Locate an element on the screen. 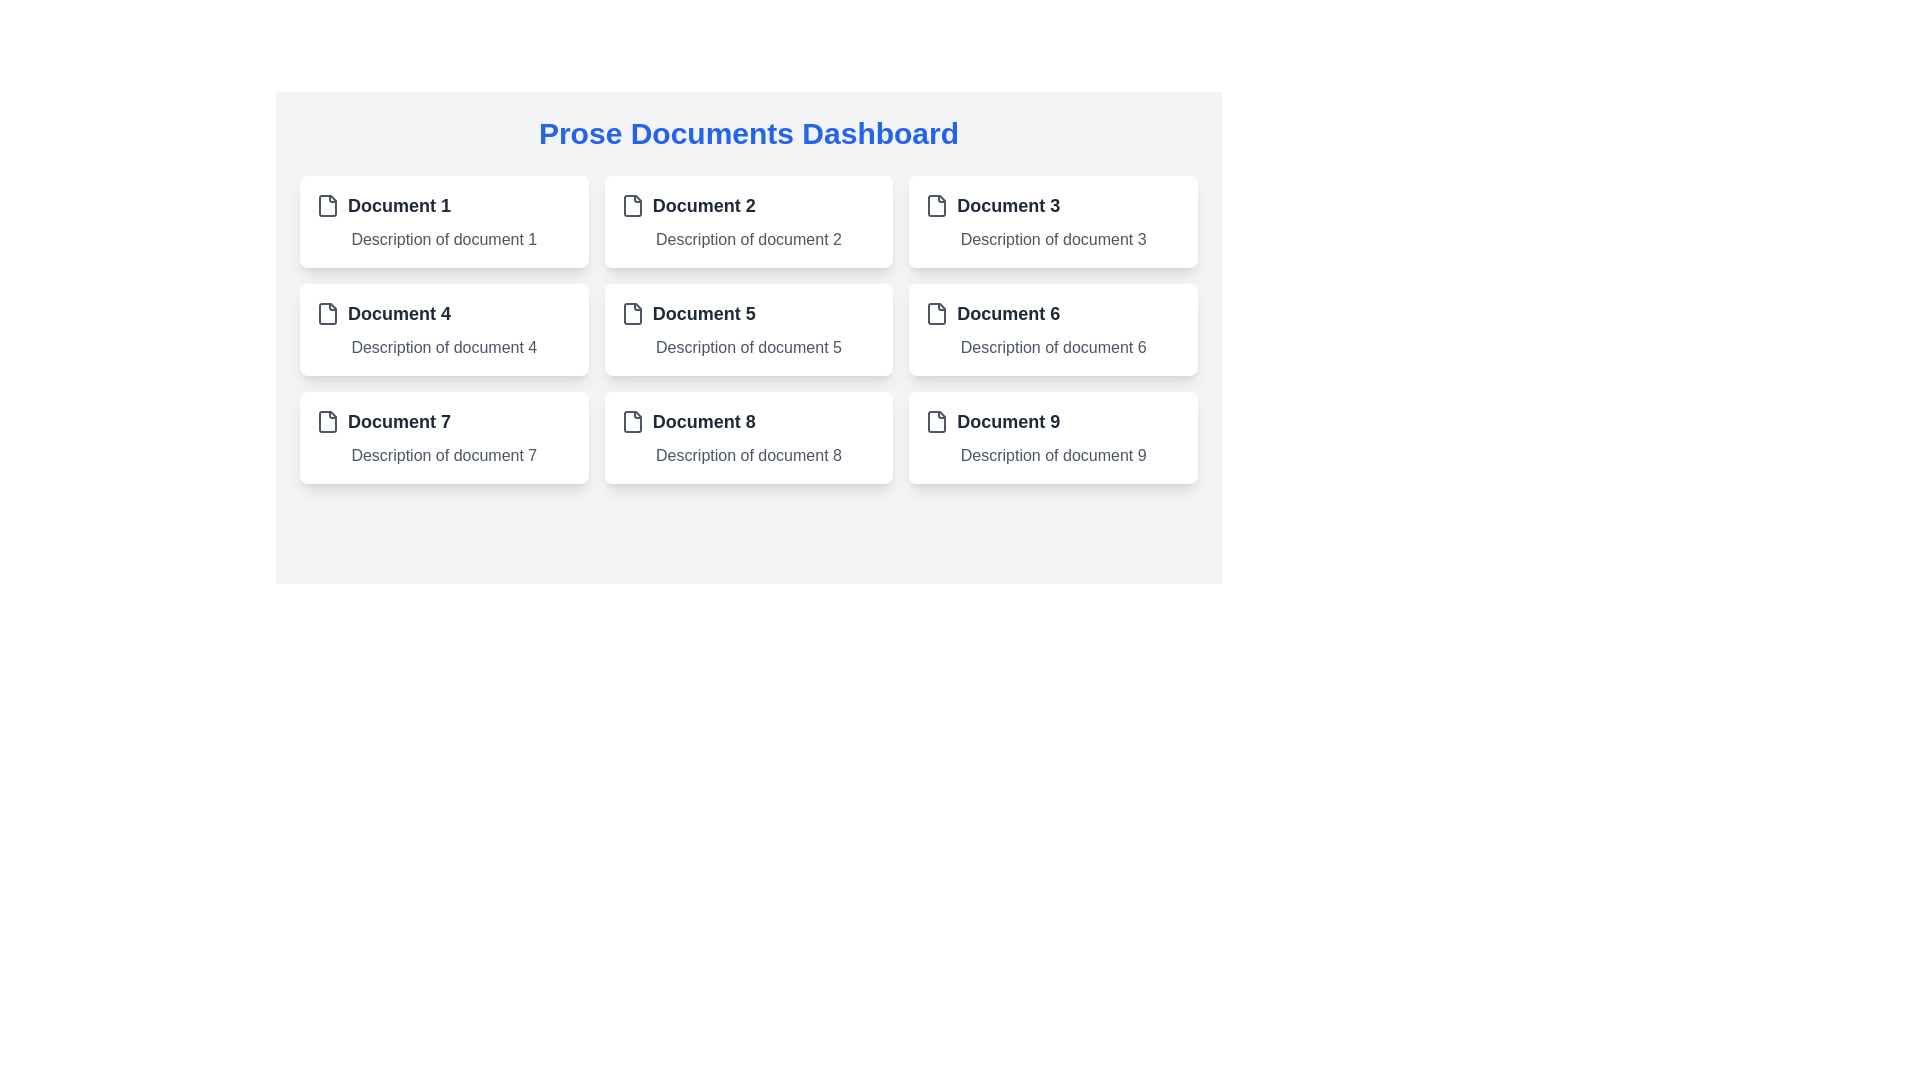 Image resolution: width=1920 pixels, height=1080 pixels. displayed document title 'Document 8' from the text label located in the first card of the third row, below the 'Prose Documents Dashboard' header is located at coordinates (704, 420).